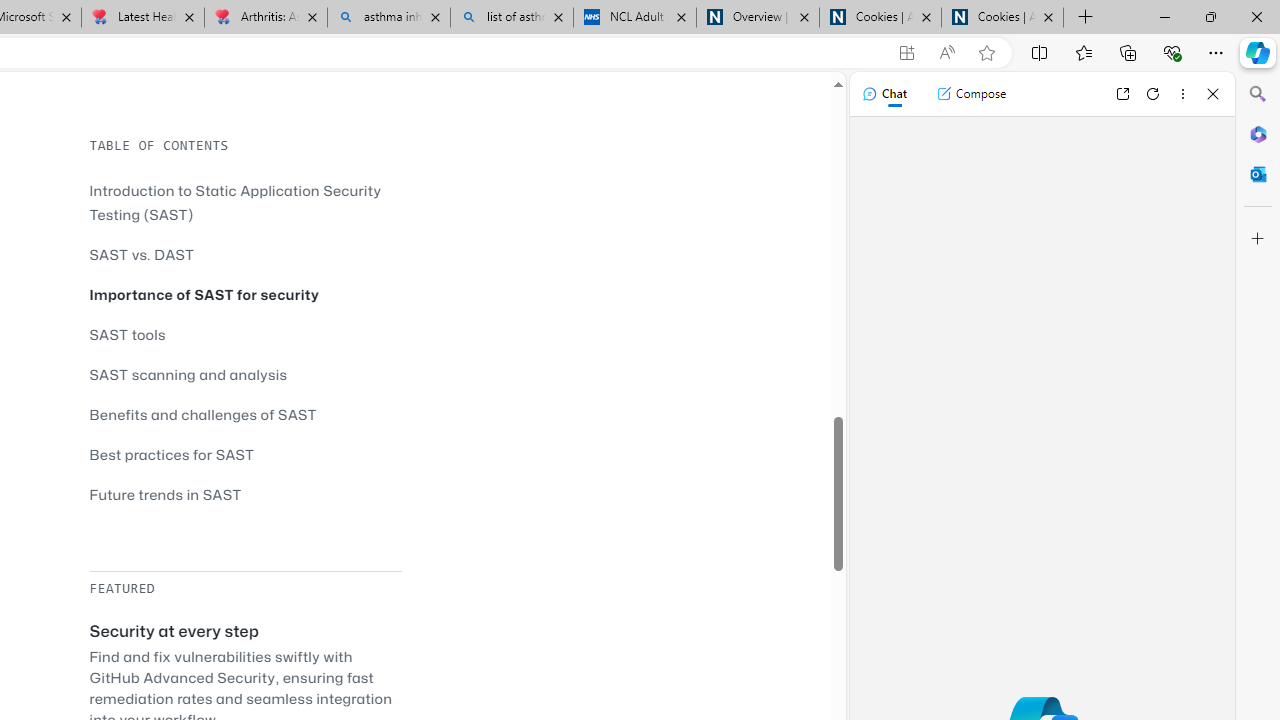 Image resolution: width=1280 pixels, height=720 pixels. I want to click on 'NCL Adult Asthma Inhaler Choice Guideline', so click(633, 17).